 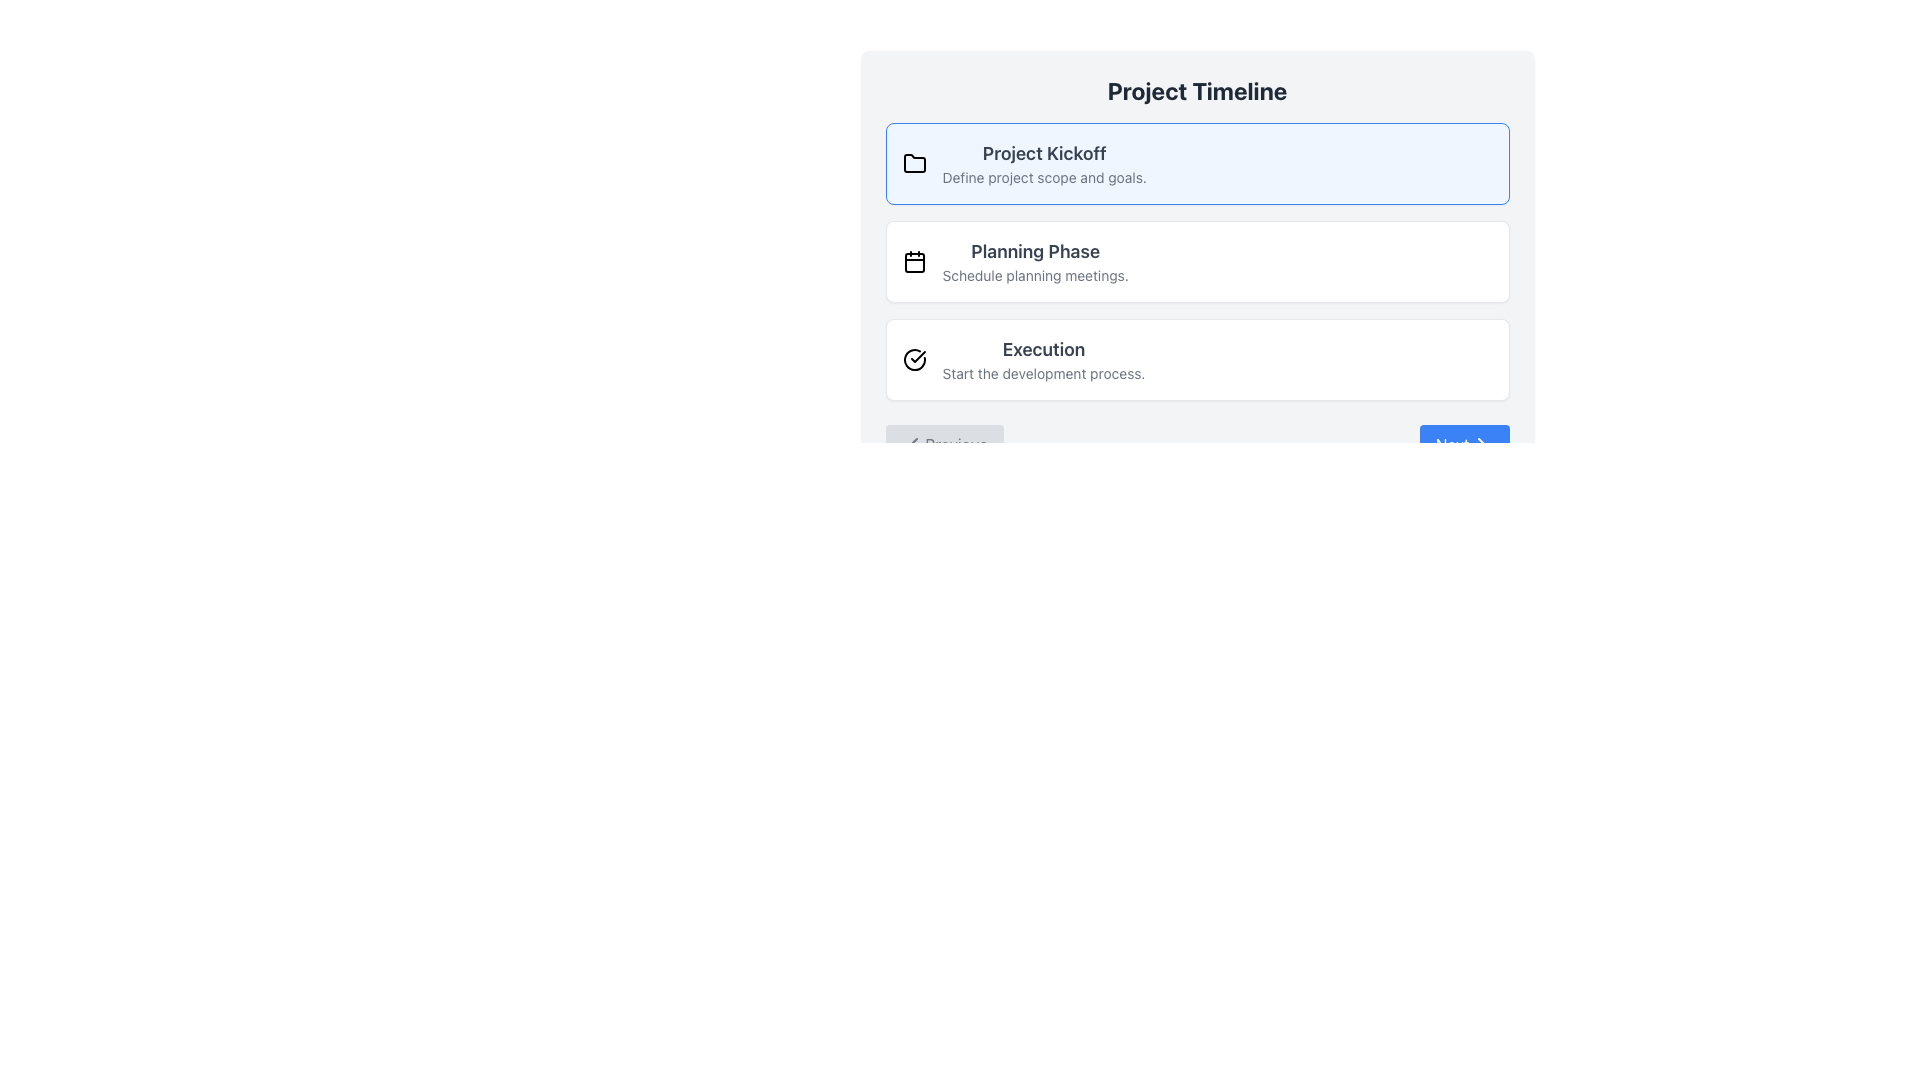 What do you see at coordinates (1197, 91) in the screenshot?
I see `text heading labeled 'Project Timeline' which is prominently displayed in bold typography at the top of the layout` at bounding box center [1197, 91].